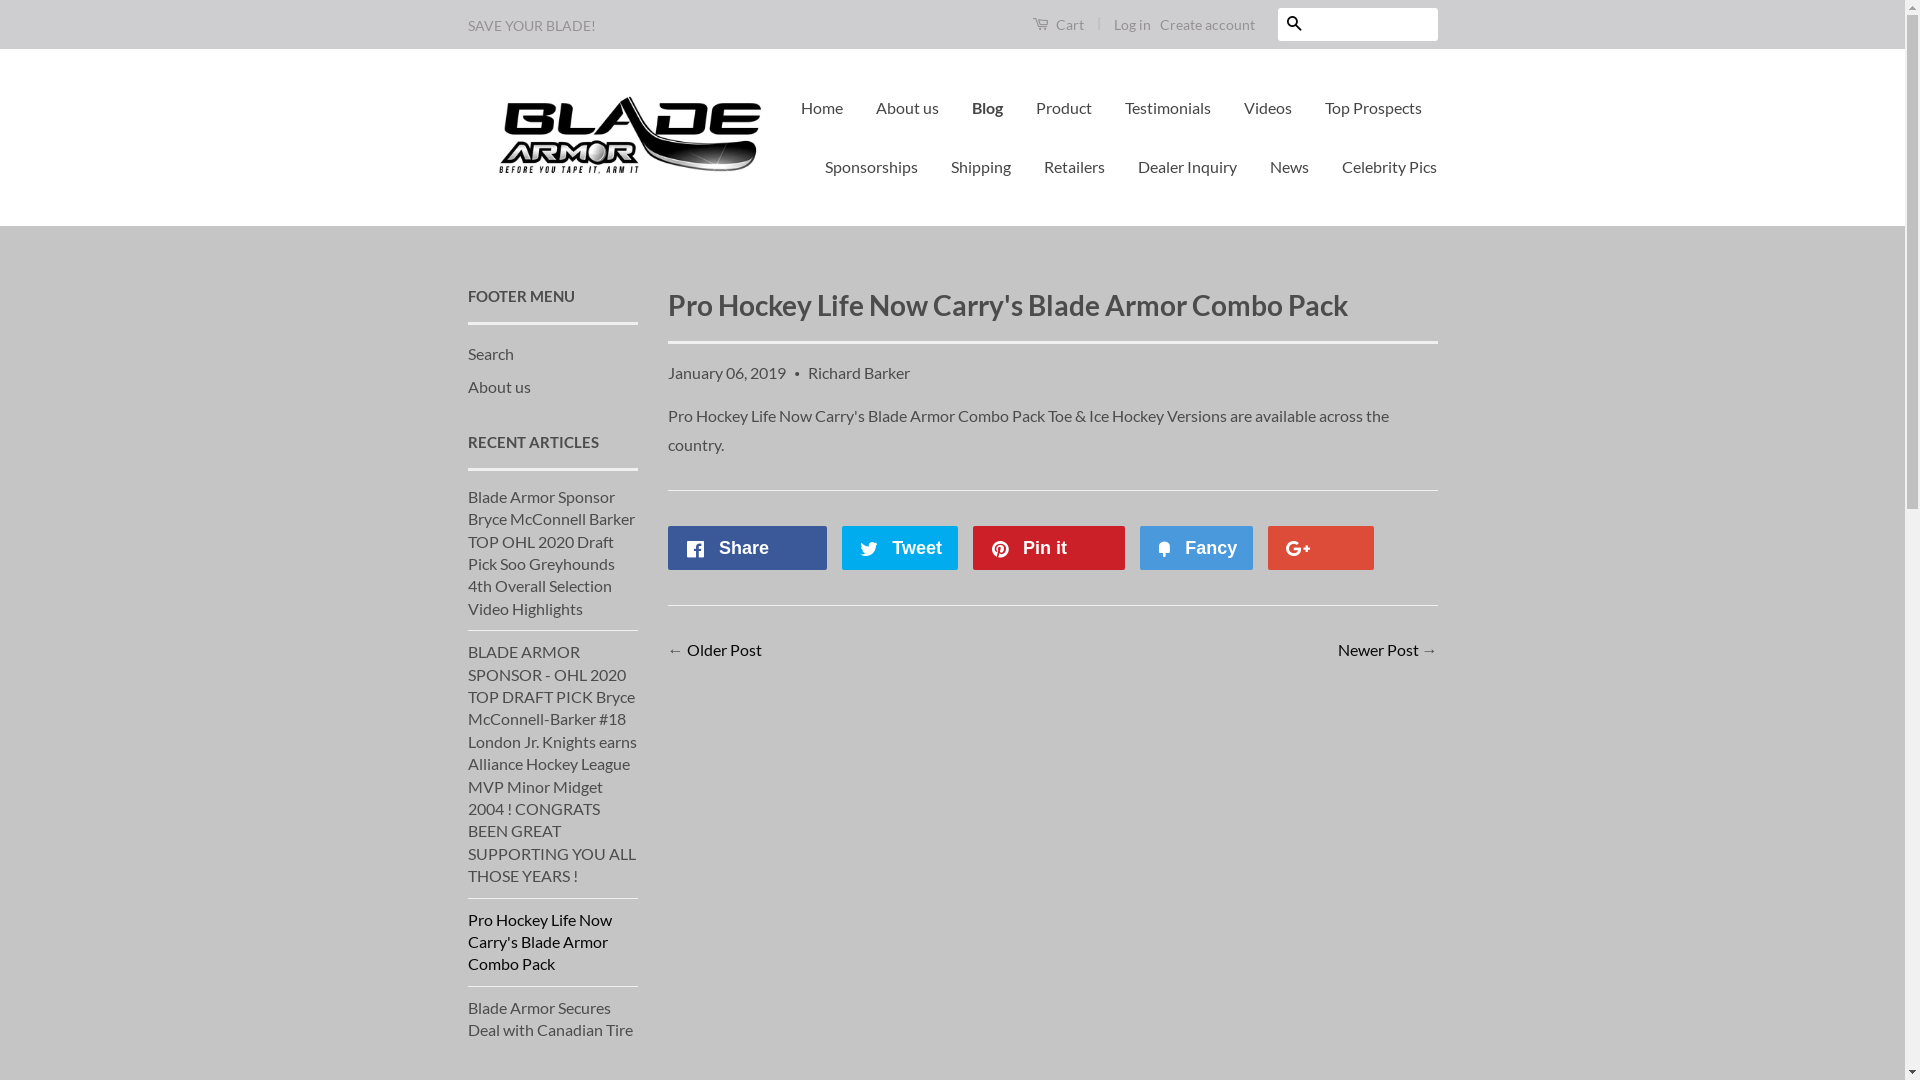 This screenshot has width=1920, height=1080. Describe the element at coordinates (1377, 649) in the screenshot. I see `'Newer Post'` at that location.